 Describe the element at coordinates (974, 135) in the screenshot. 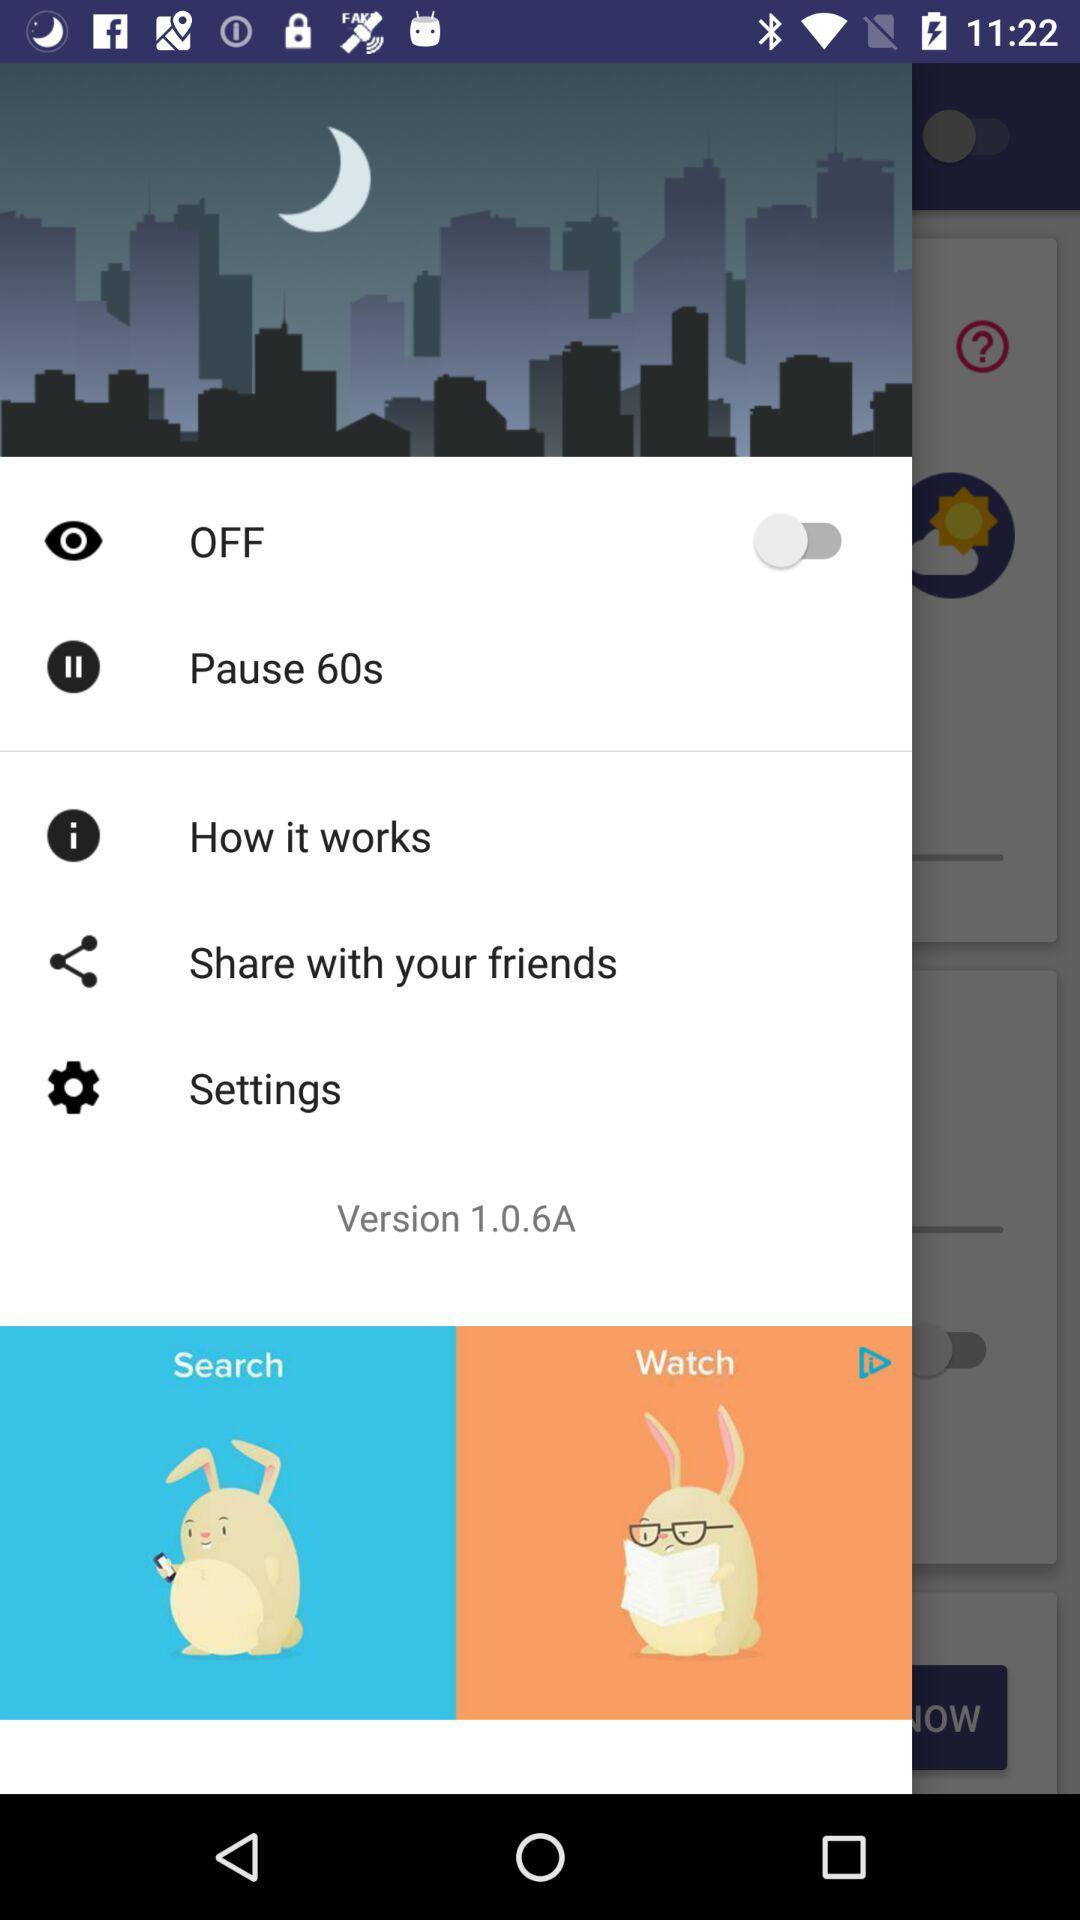

I see `blue light filter option` at that location.